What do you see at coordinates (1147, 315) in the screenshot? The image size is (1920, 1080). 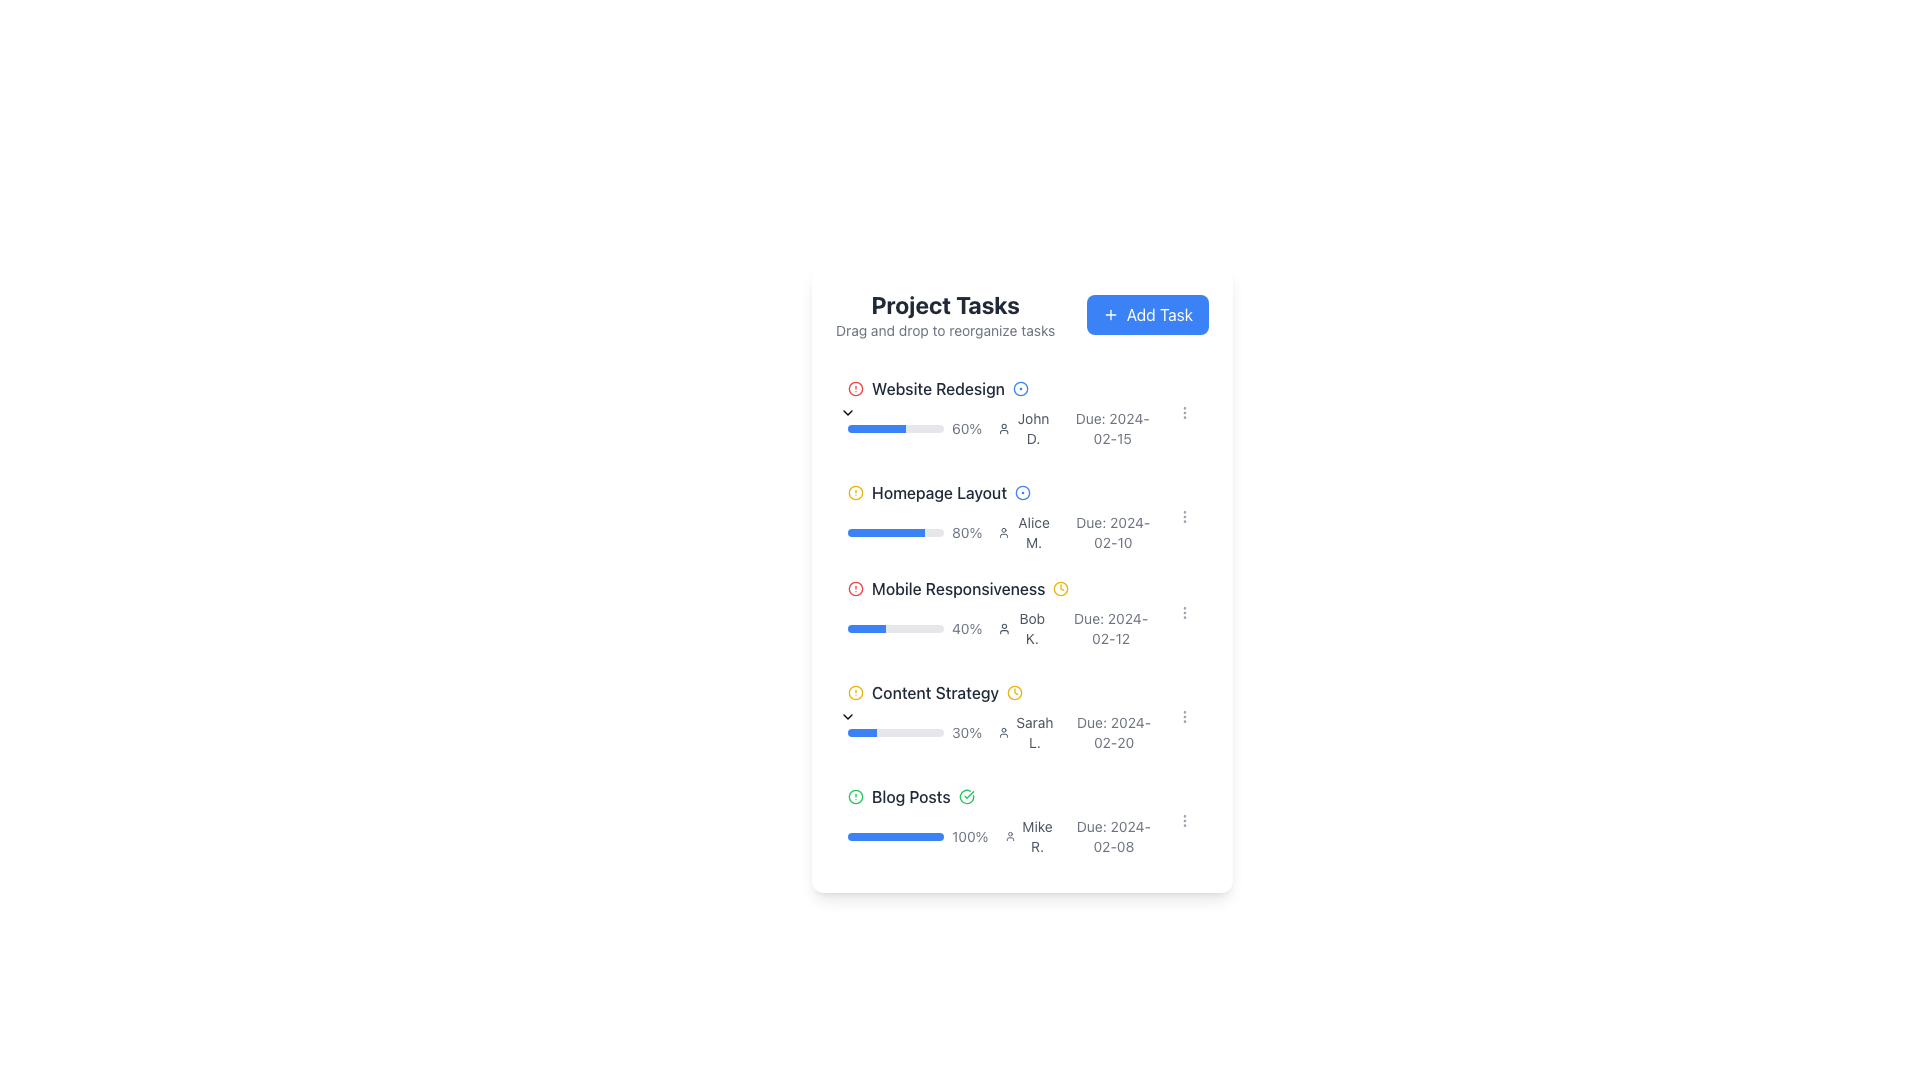 I see `the 'Add Task' button located at the upper-right corner of the 'Project Tasks' header section` at bounding box center [1147, 315].